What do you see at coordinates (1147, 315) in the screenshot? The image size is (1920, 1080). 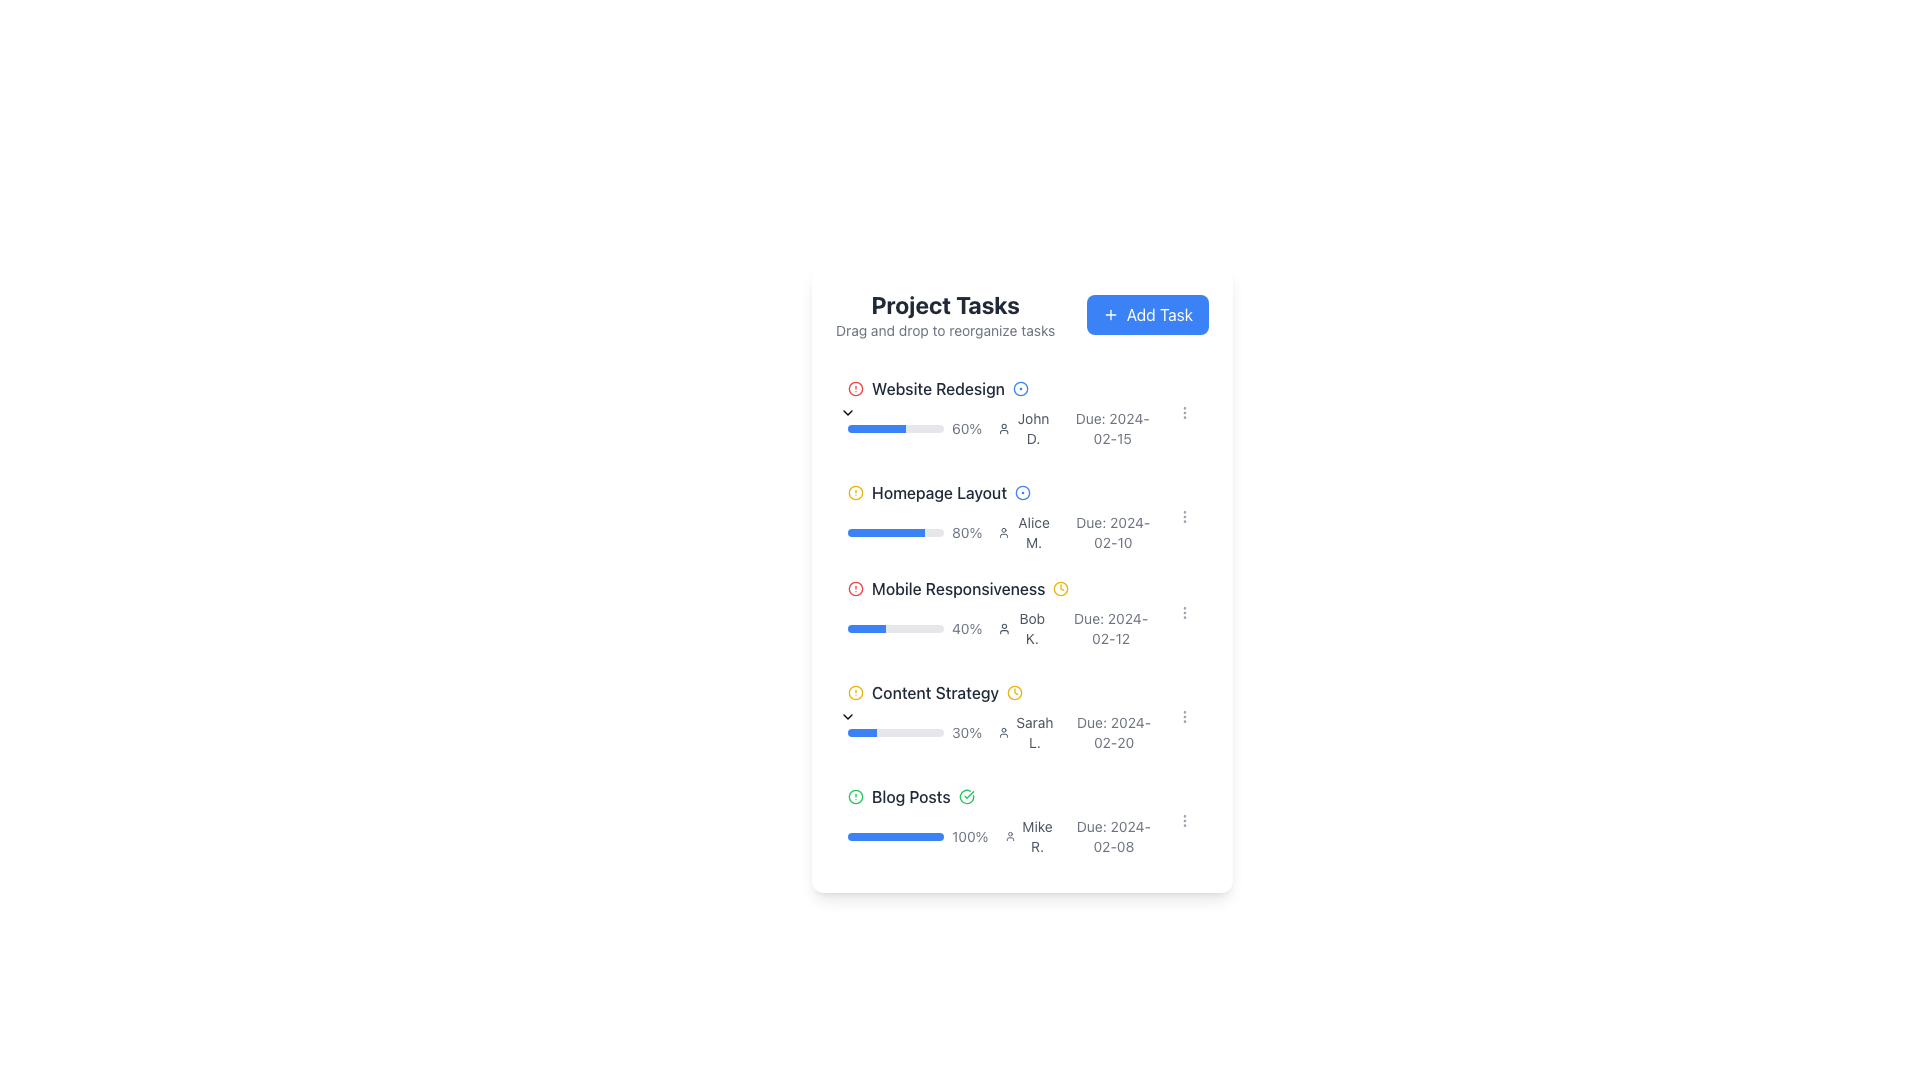 I see `the 'Add Task' button located at the upper-right corner of the 'Project Tasks' header section` at bounding box center [1147, 315].